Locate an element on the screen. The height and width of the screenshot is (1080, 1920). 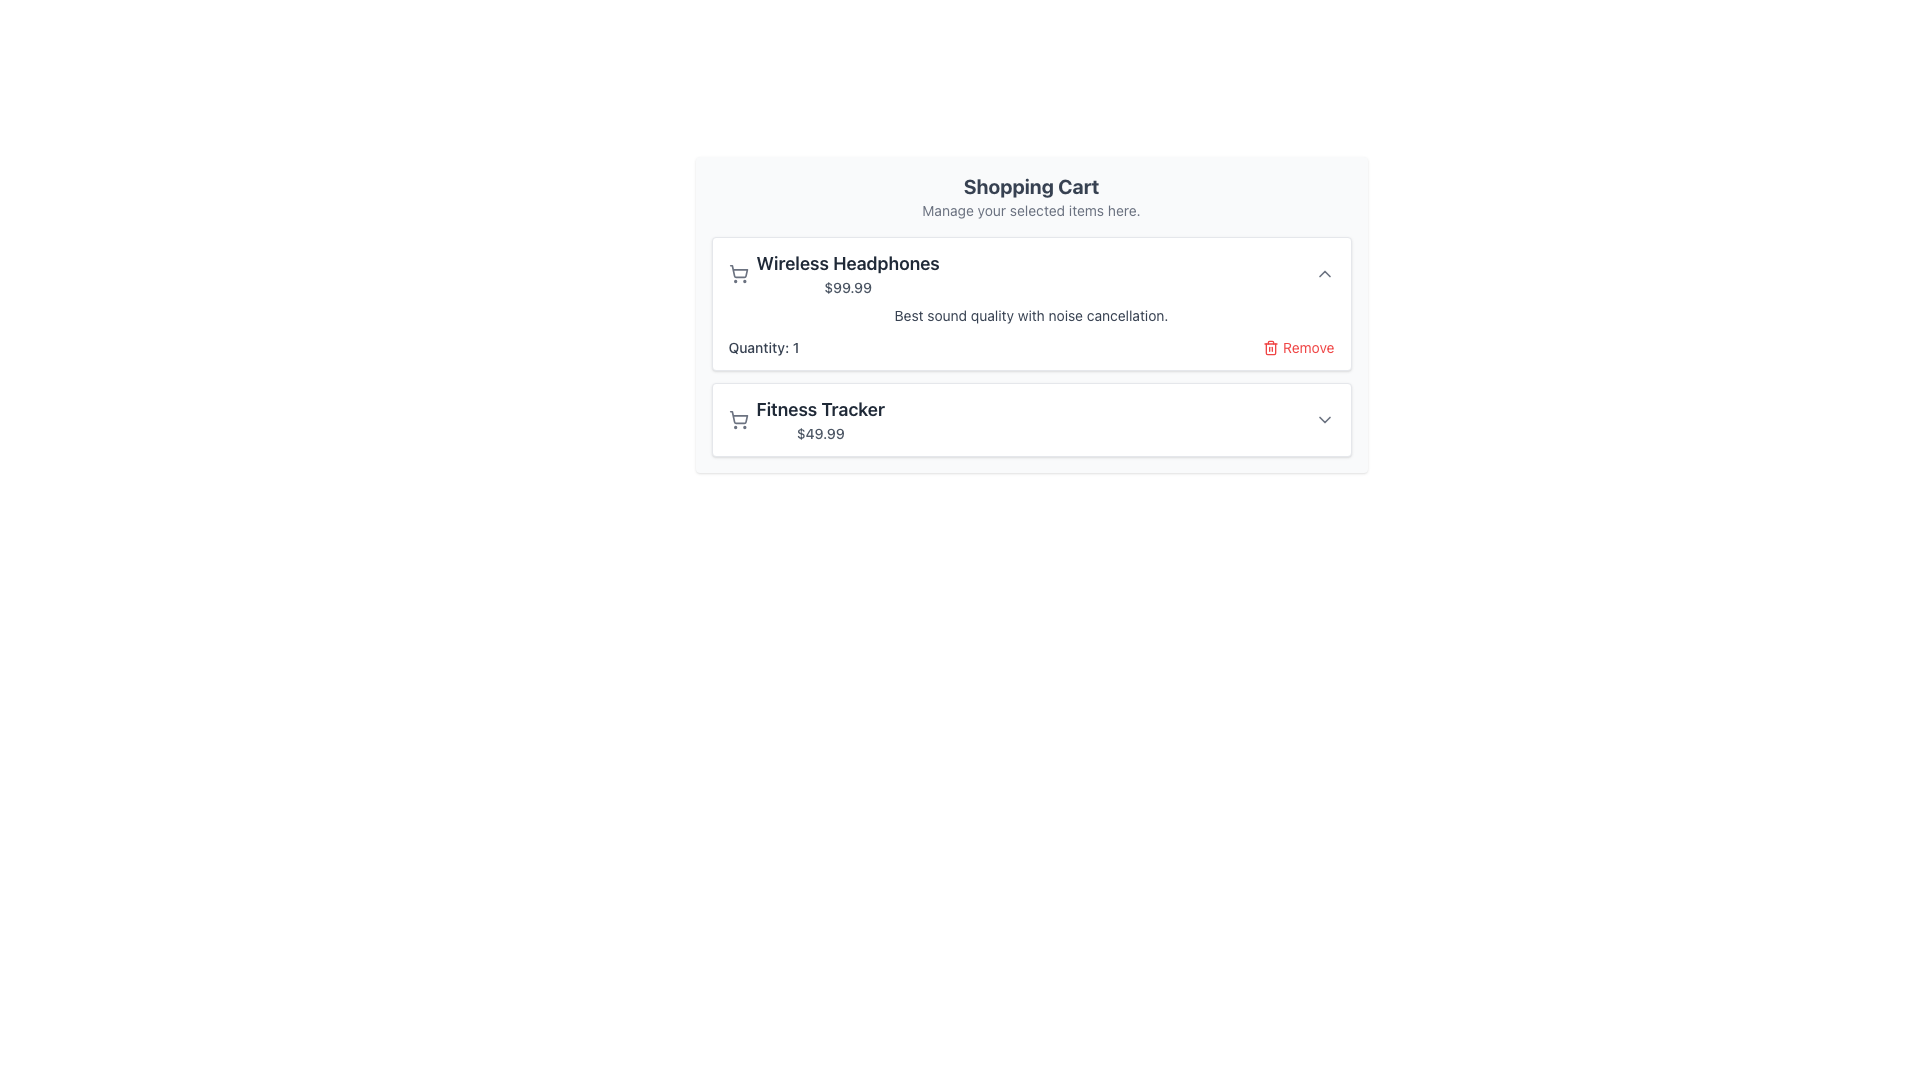
the product name 'Wireless Headphones' in the shopping cart interface for details is located at coordinates (834, 273).